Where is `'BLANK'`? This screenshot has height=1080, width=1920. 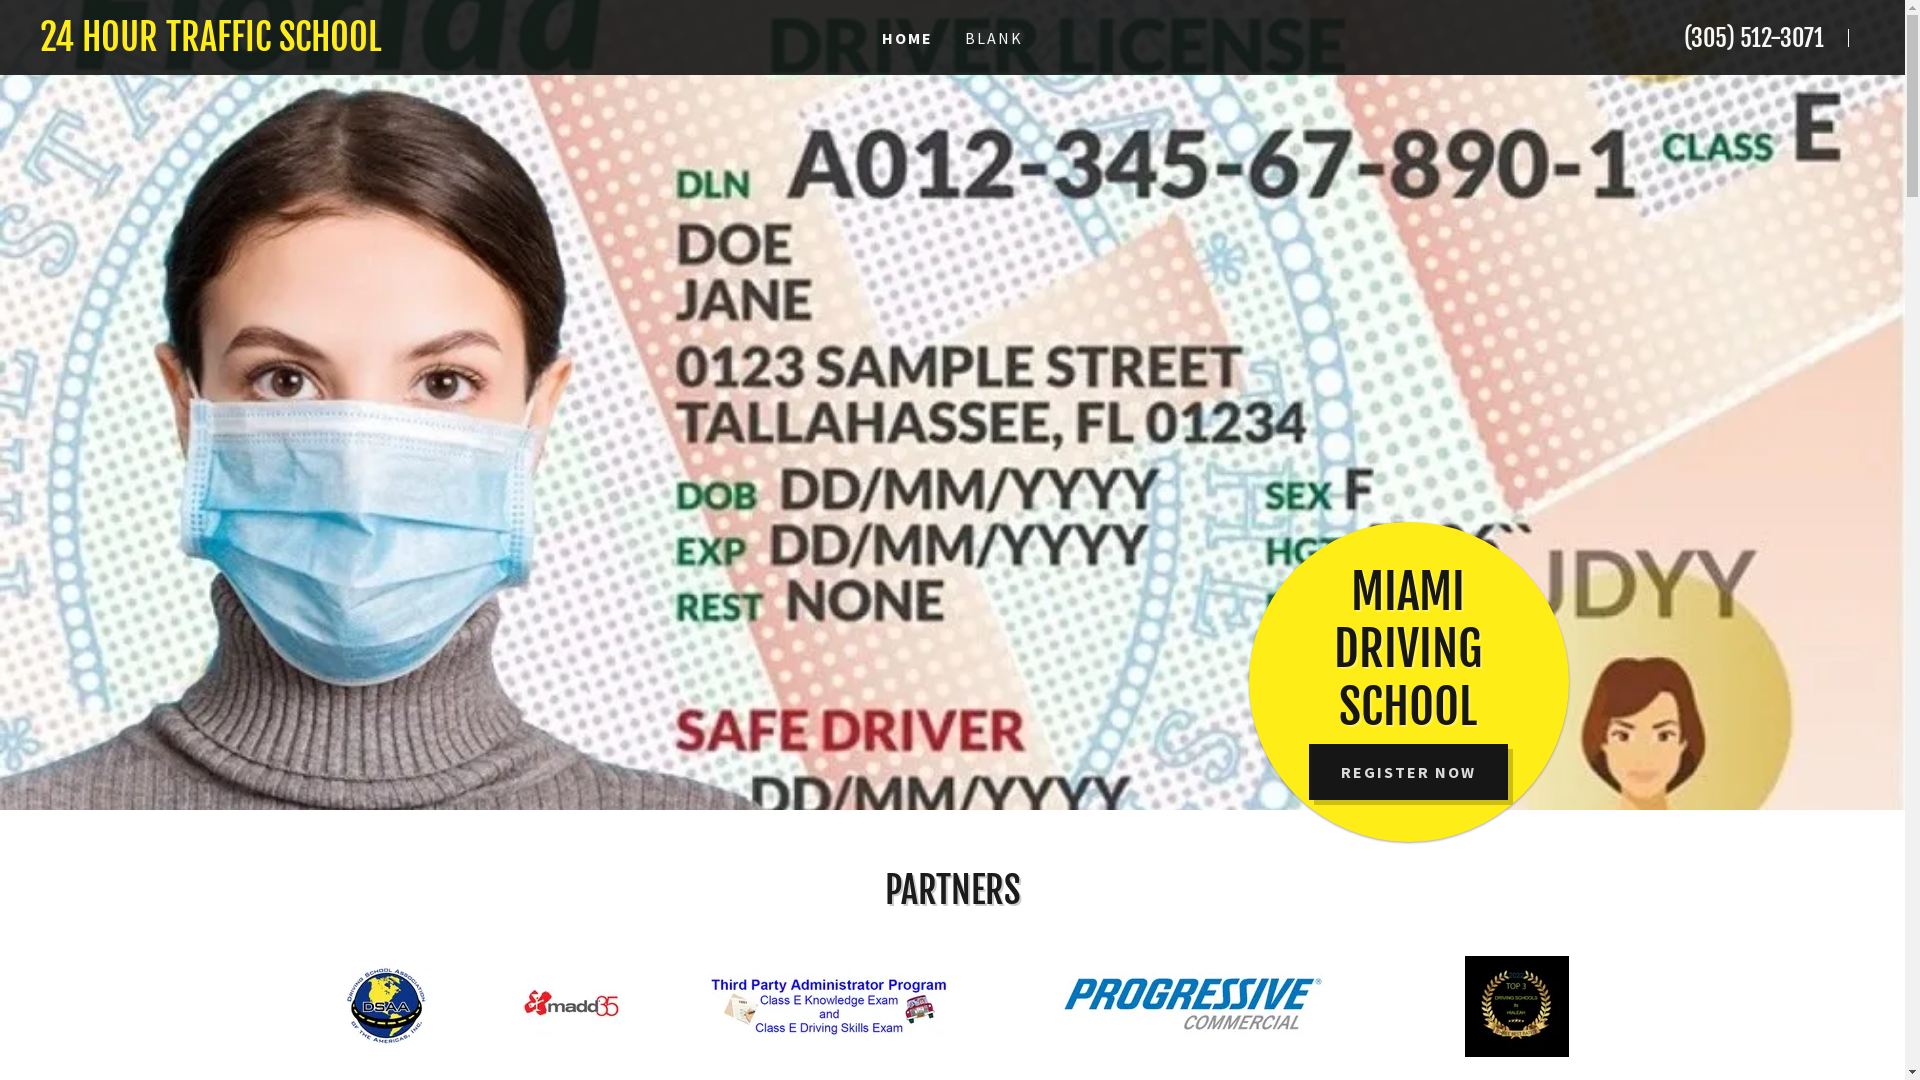
'BLANK' is located at coordinates (993, 38).